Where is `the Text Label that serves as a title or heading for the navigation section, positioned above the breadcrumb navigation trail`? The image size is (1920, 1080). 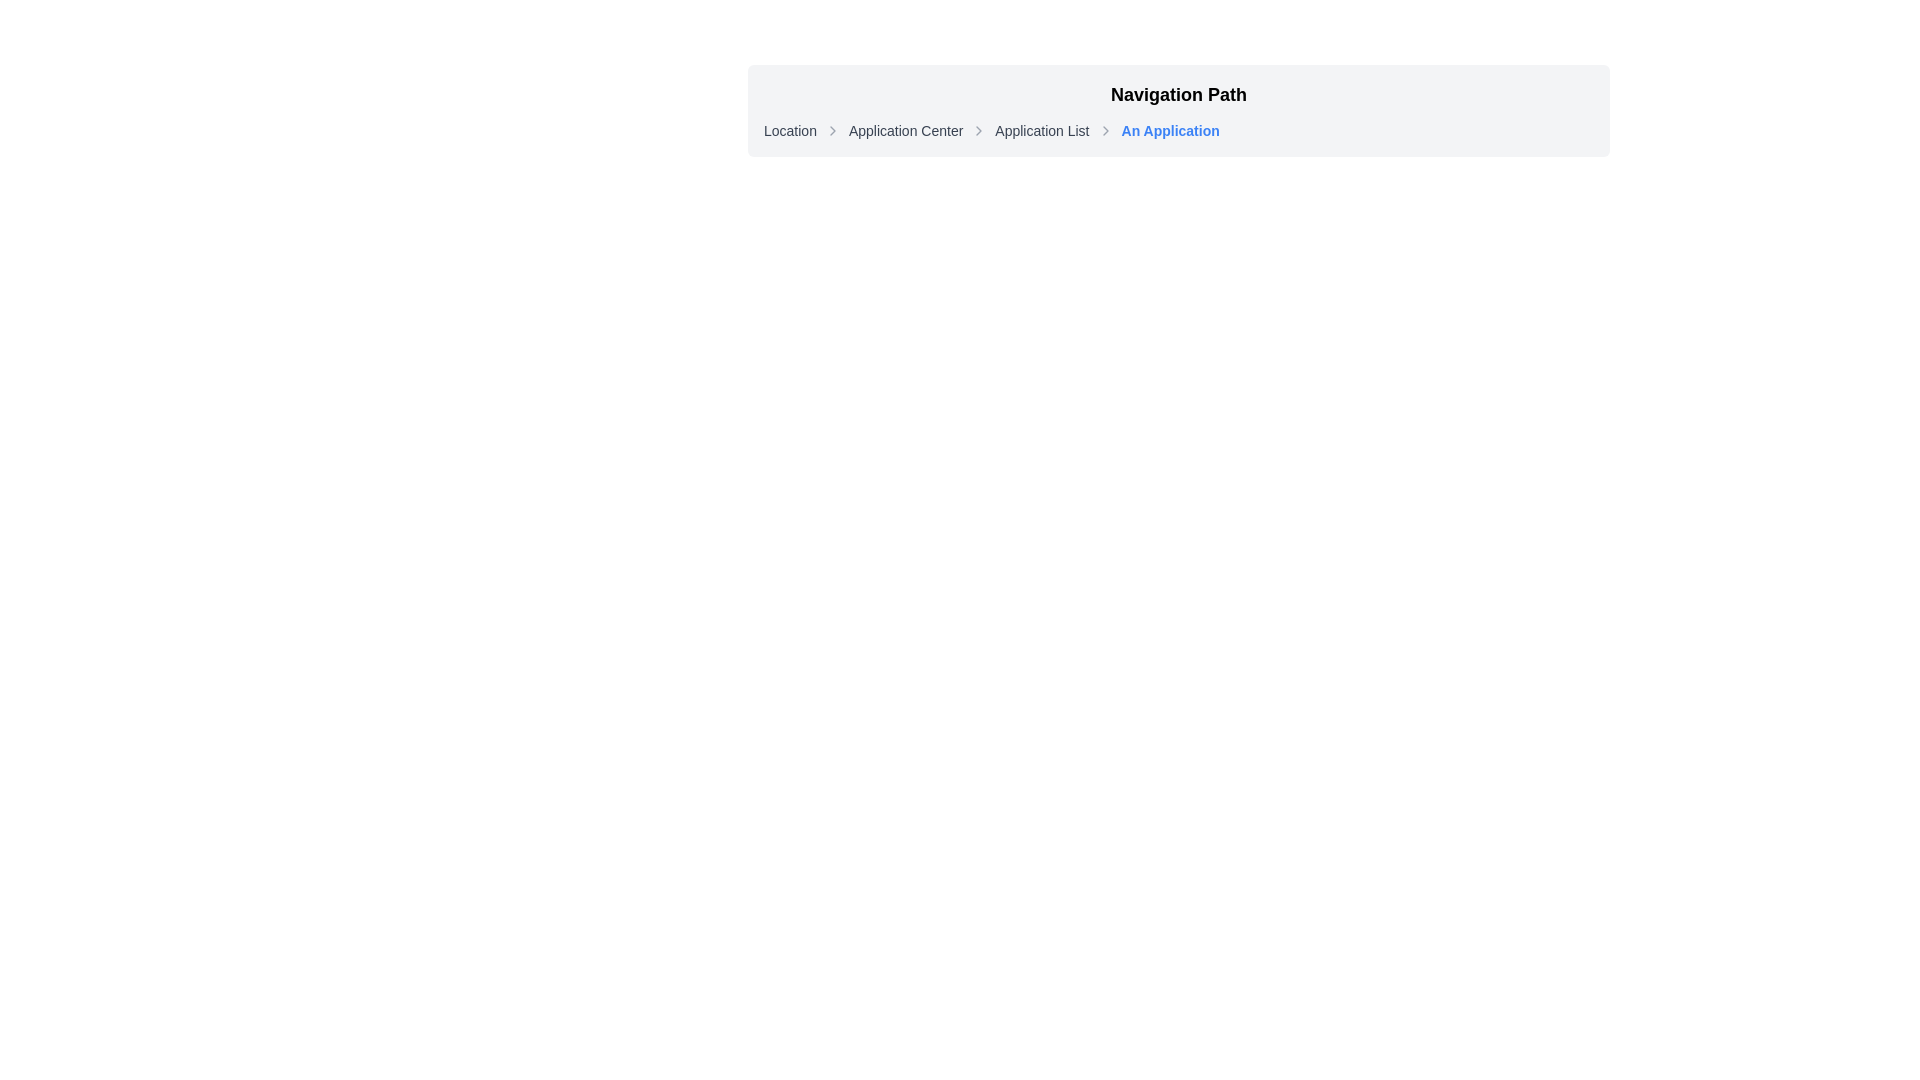
the Text Label that serves as a title or heading for the navigation section, positioned above the breadcrumb navigation trail is located at coordinates (1179, 95).